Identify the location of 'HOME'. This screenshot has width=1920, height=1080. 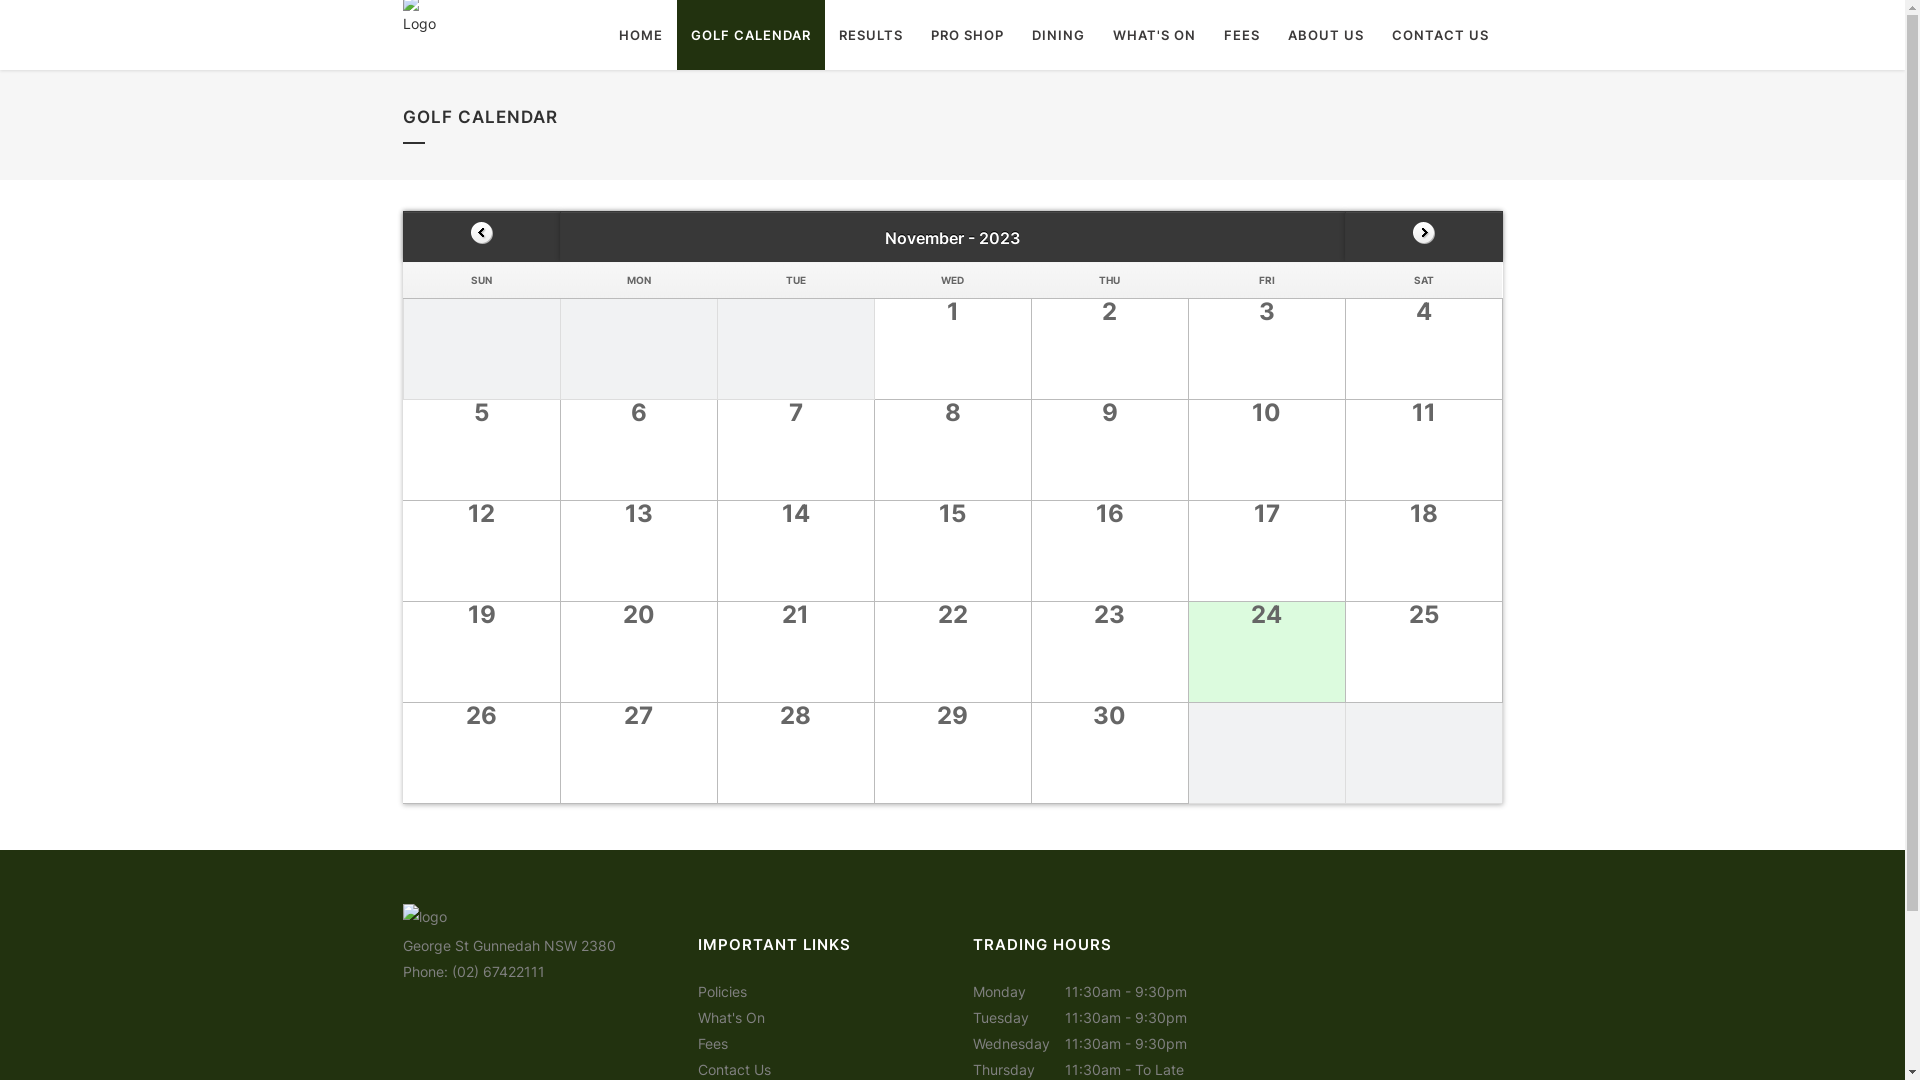
(638, 34).